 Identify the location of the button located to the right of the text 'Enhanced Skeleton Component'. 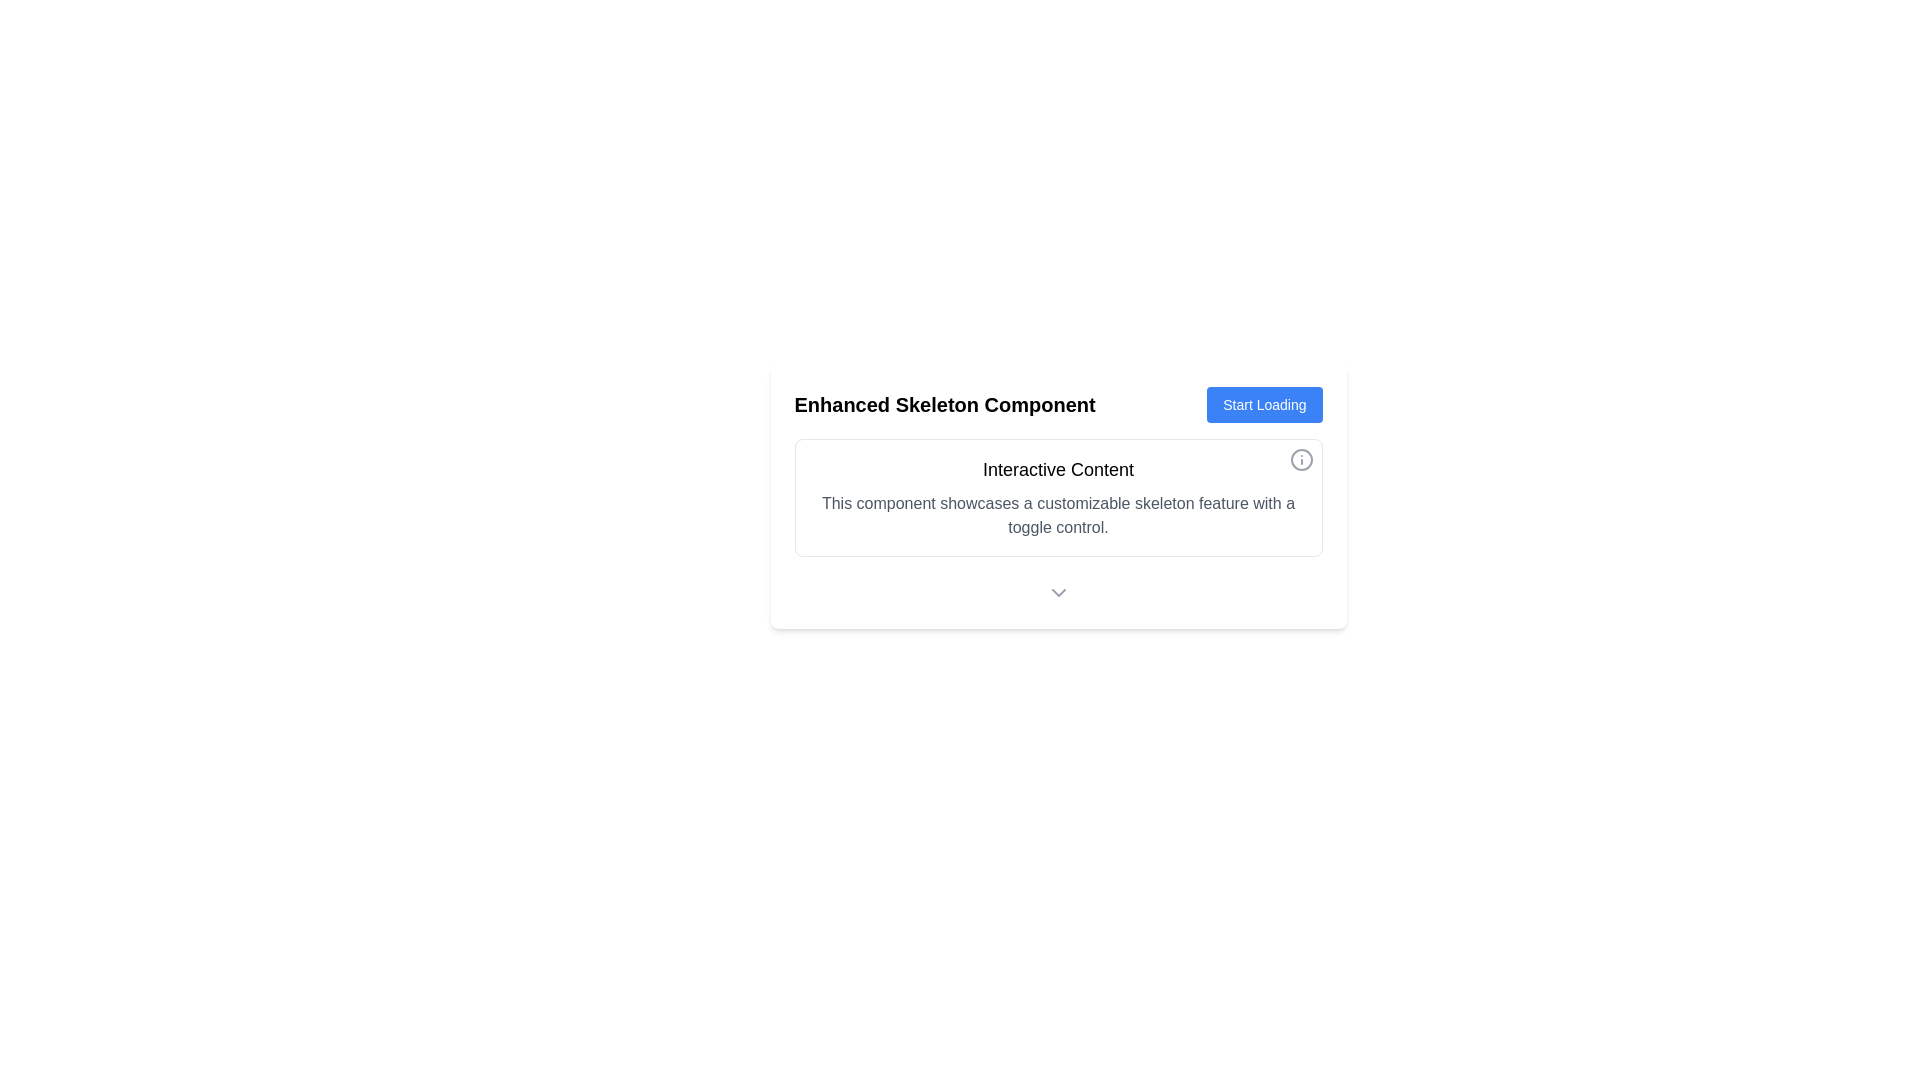
(1262, 405).